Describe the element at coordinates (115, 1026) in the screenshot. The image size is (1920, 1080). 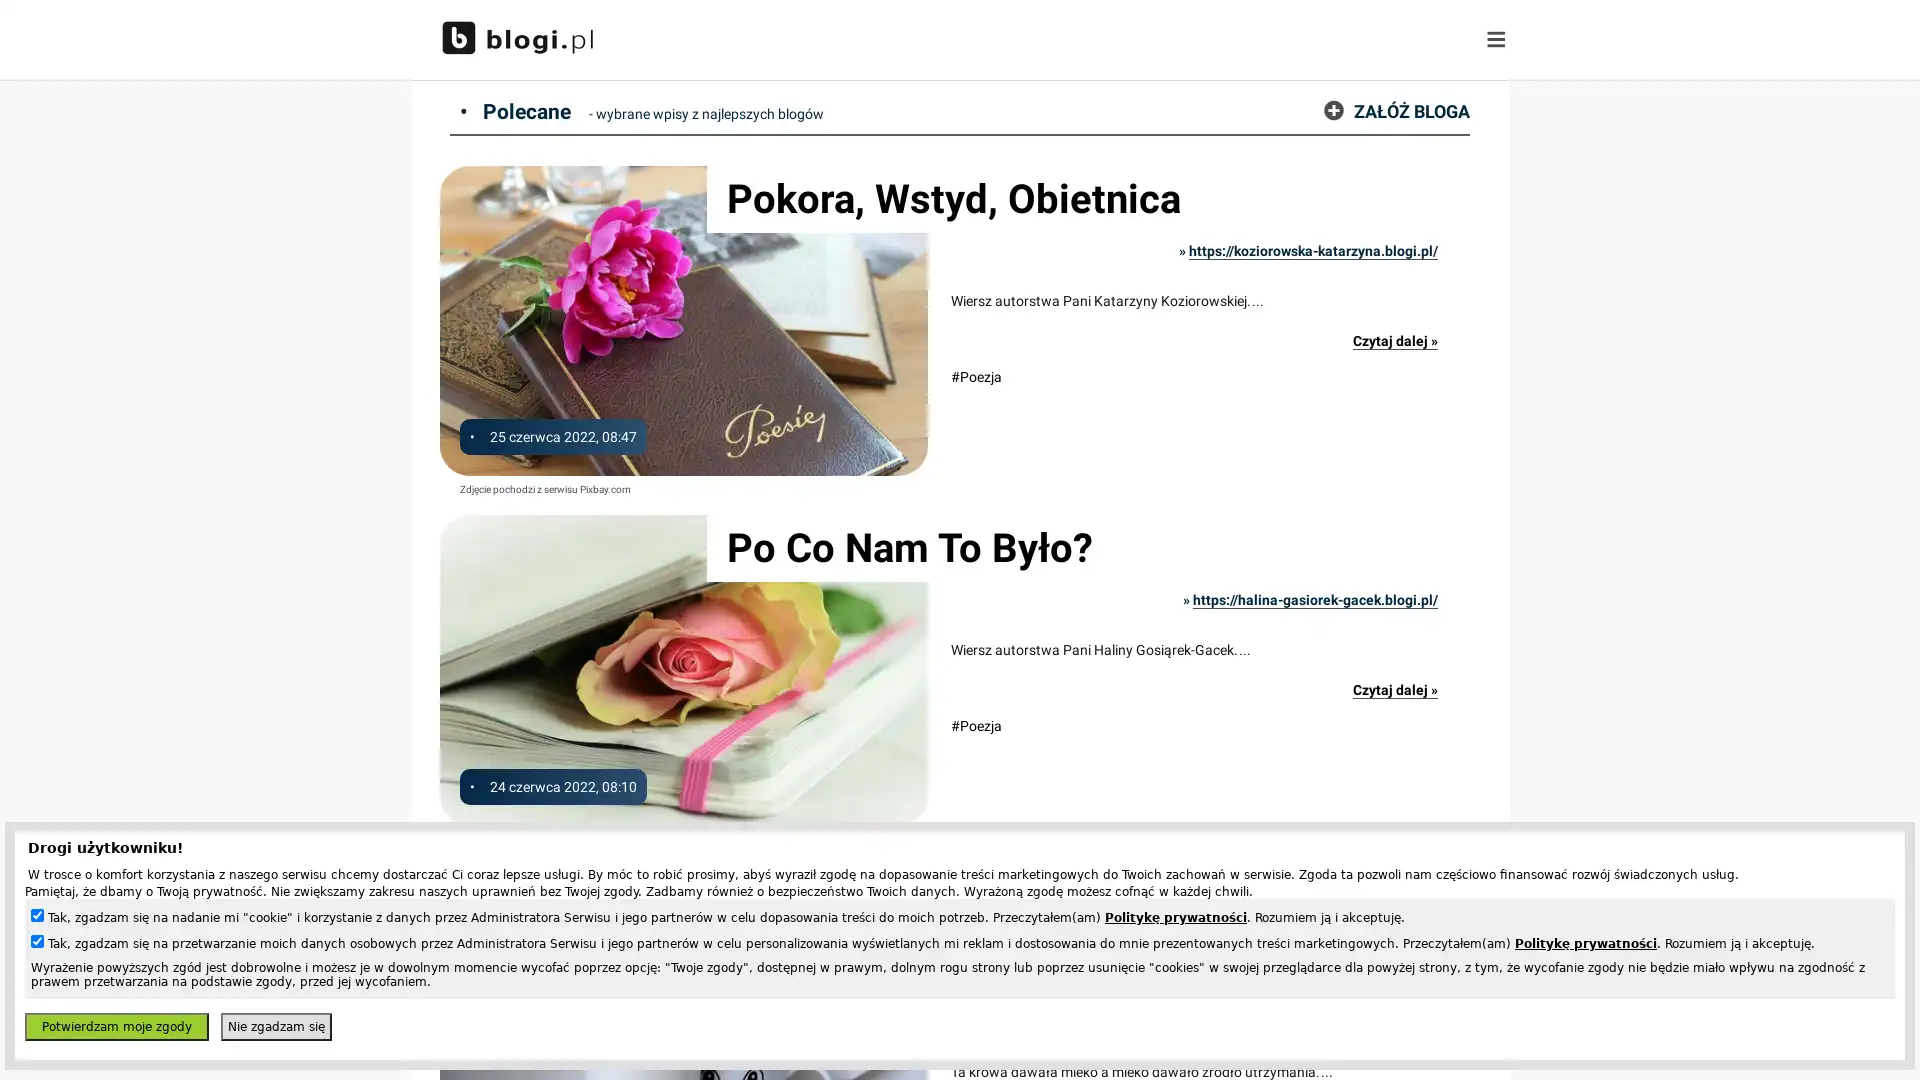
I see `Potwierdzam moje zgody` at that location.